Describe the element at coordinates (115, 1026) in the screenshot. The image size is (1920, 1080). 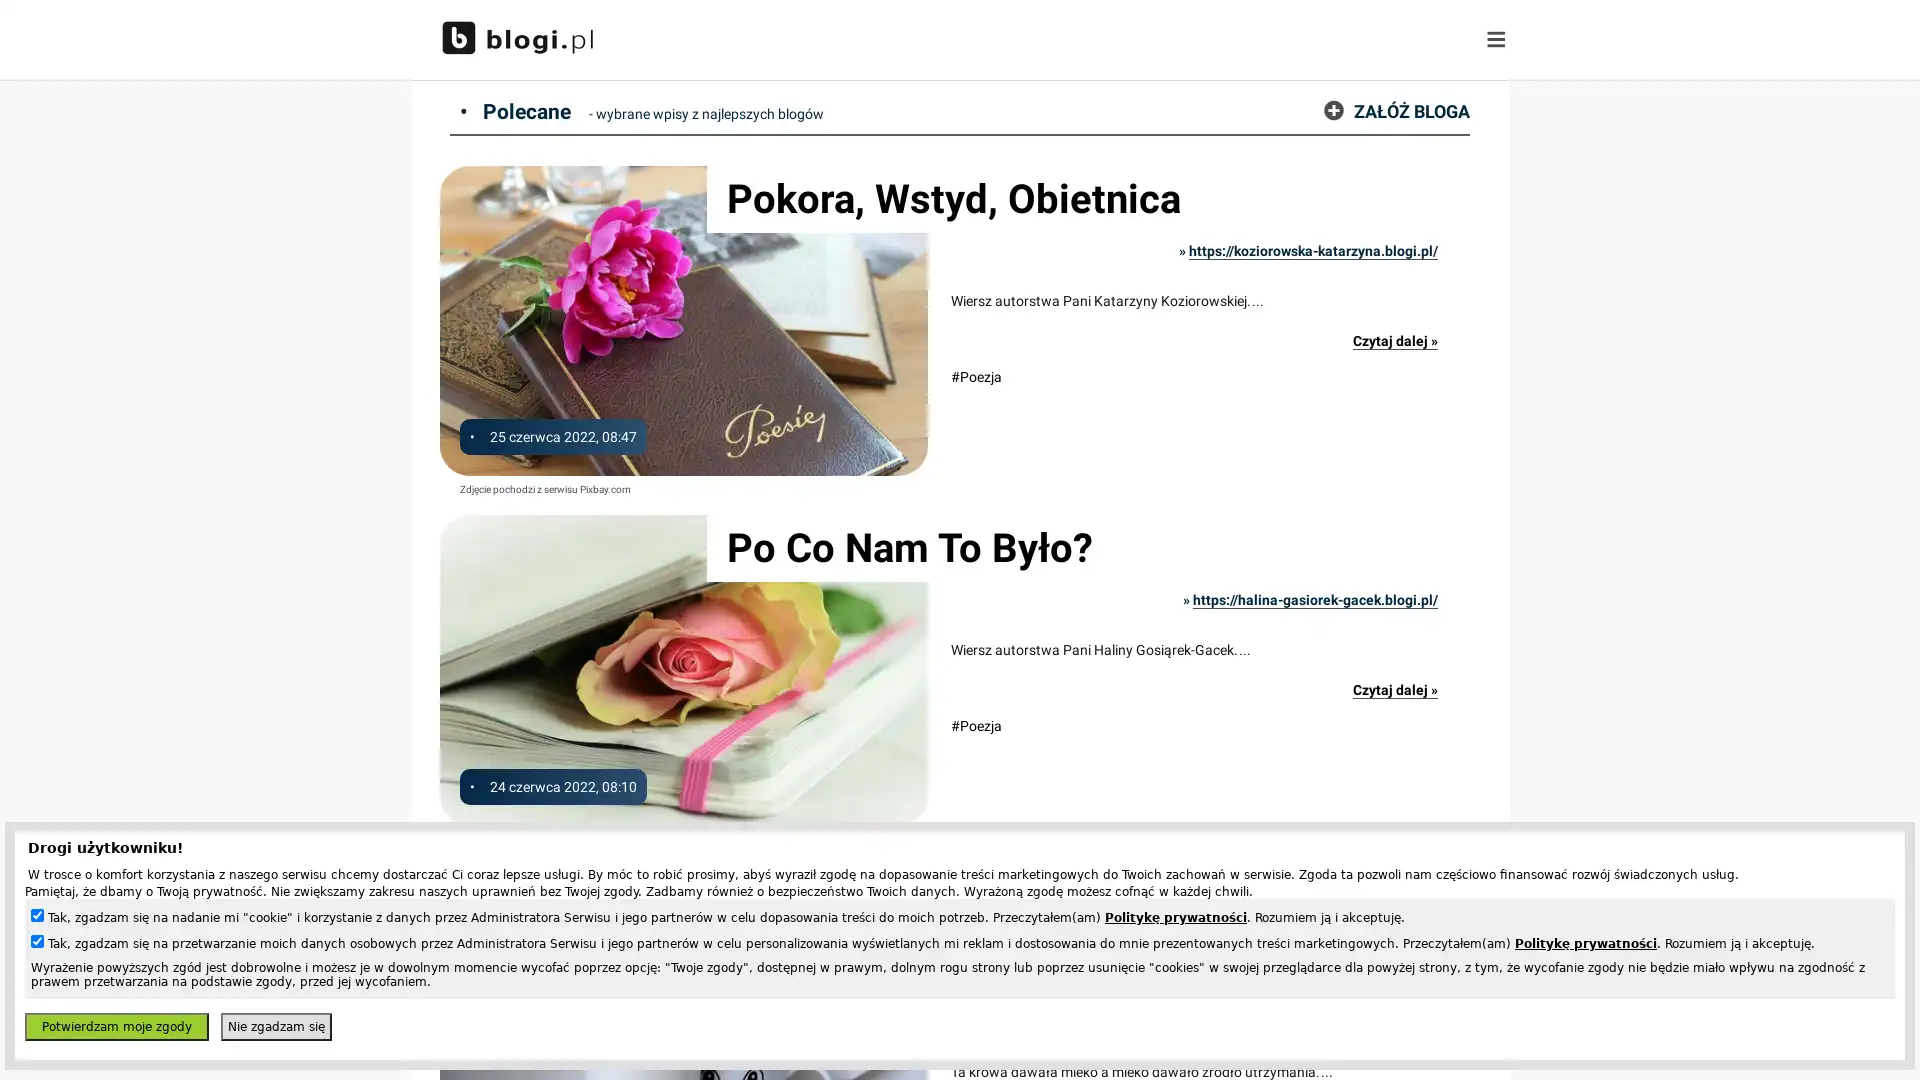
I see `Potwierdzam moje zgody` at that location.